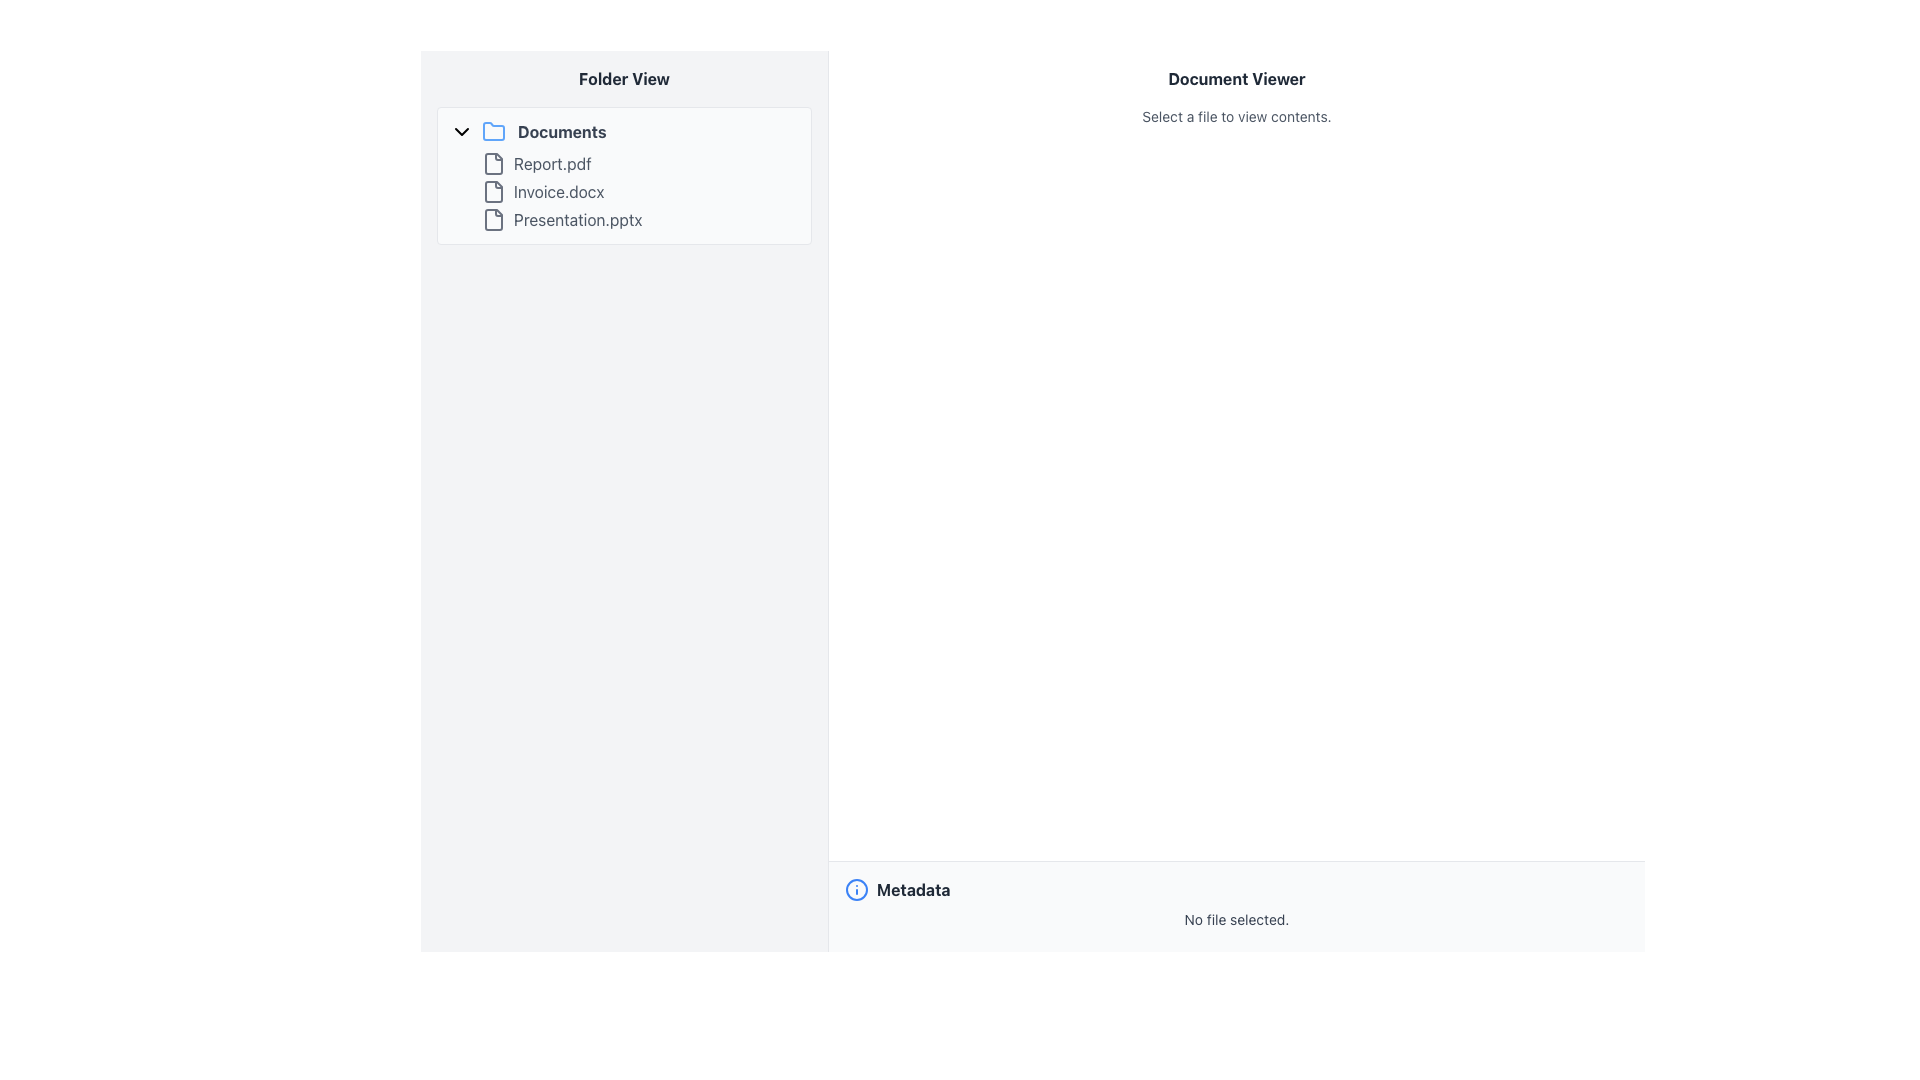 The width and height of the screenshot is (1920, 1080). Describe the element at coordinates (494, 219) in the screenshot. I see `the small gray file icon with a folded corner located to the left of the 'Presentation.pptx' text in the left panel under 'Folder View'` at that location.